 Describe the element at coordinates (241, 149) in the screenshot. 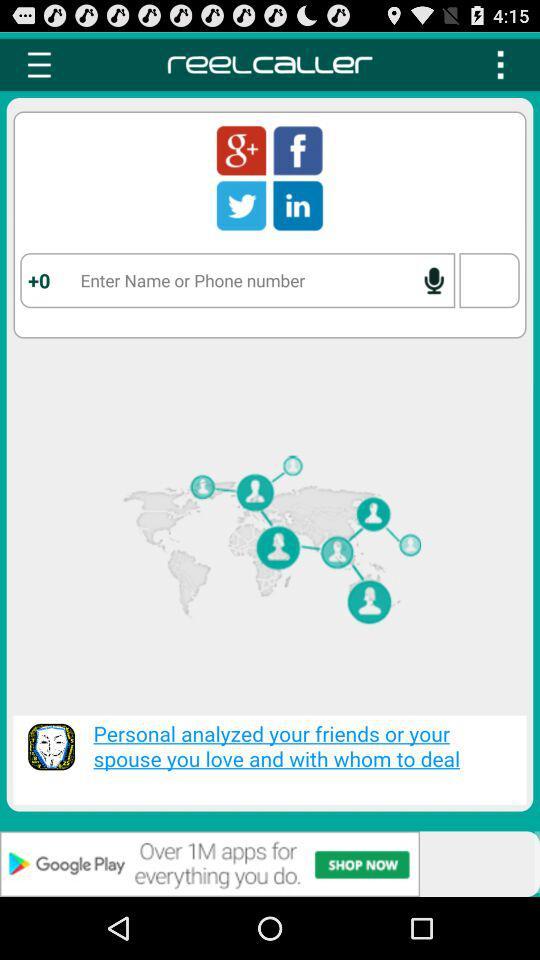

I see `mail` at that location.